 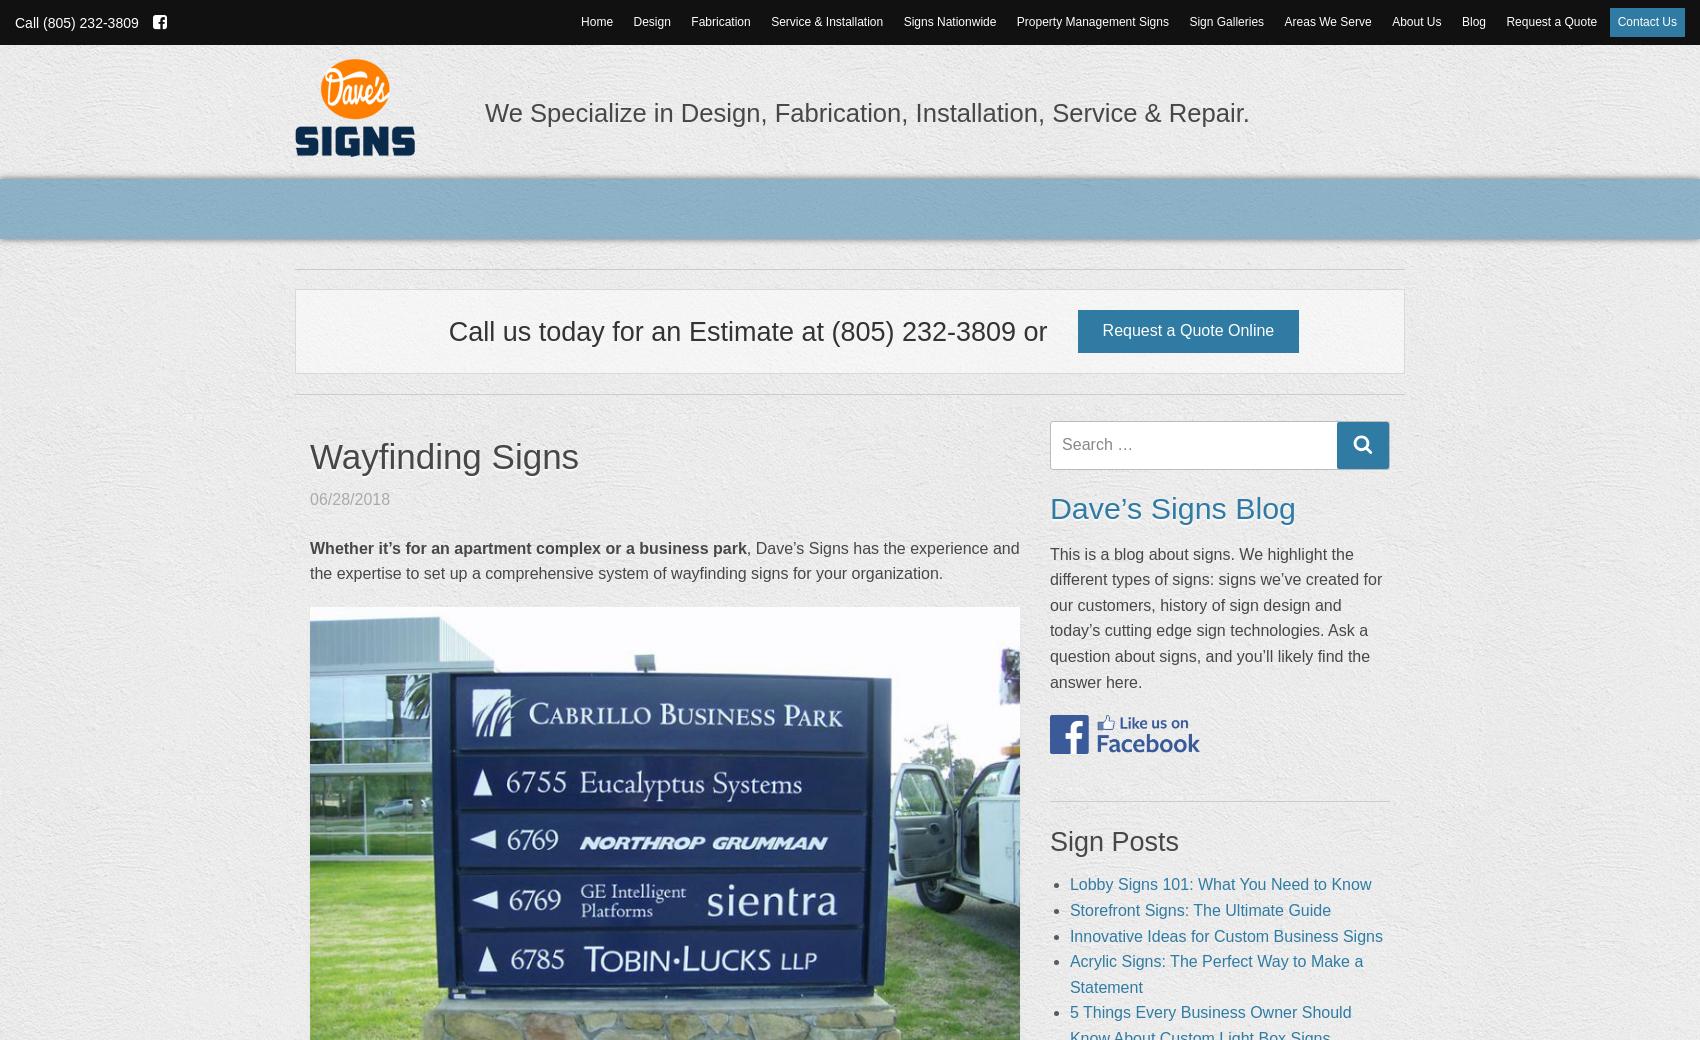 What do you see at coordinates (528, 546) in the screenshot?
I see `'Whether it’s for an apartment complex or a business park'` at bounding box center [528, 546].